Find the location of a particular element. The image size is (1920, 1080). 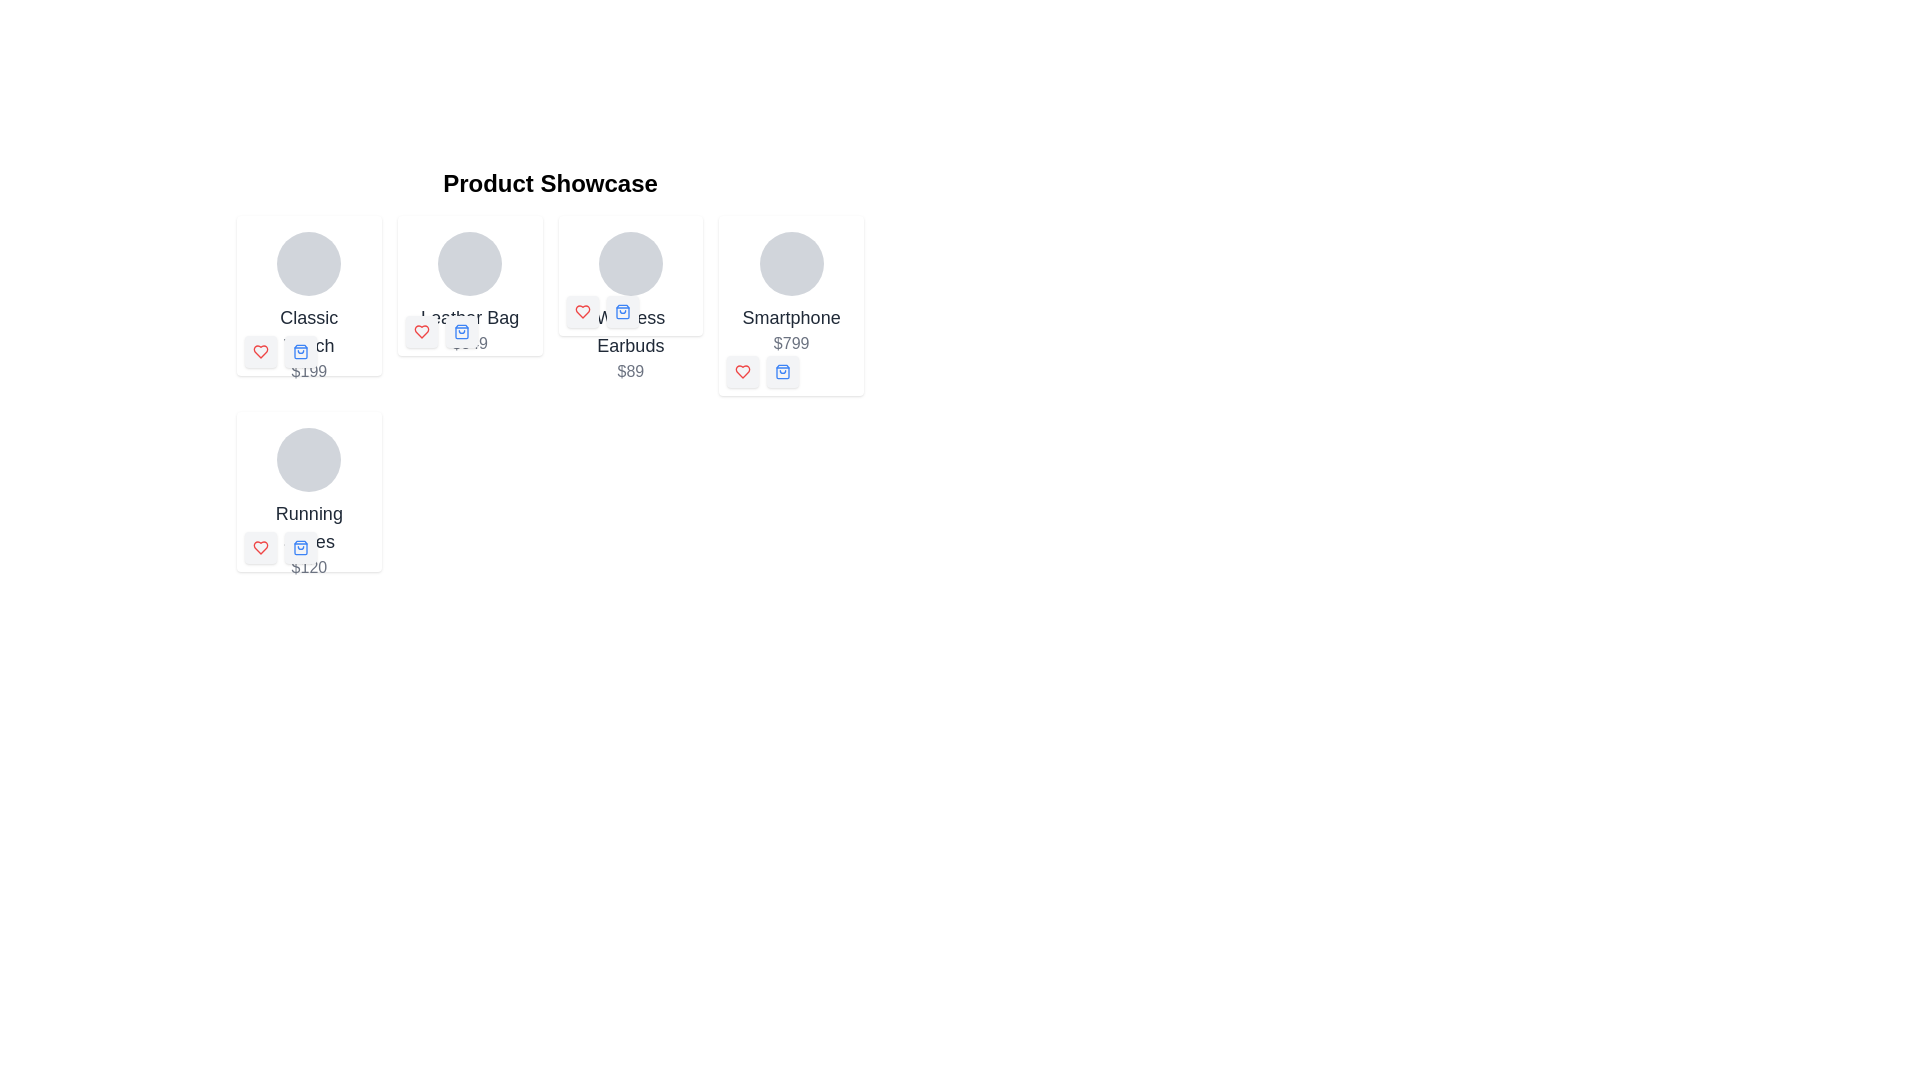

the circular placeholder representing the 'Running Shoes' product, located near the top-center of the 'Running Shoes' card in the grid layout is located at coordinates (308, 459).